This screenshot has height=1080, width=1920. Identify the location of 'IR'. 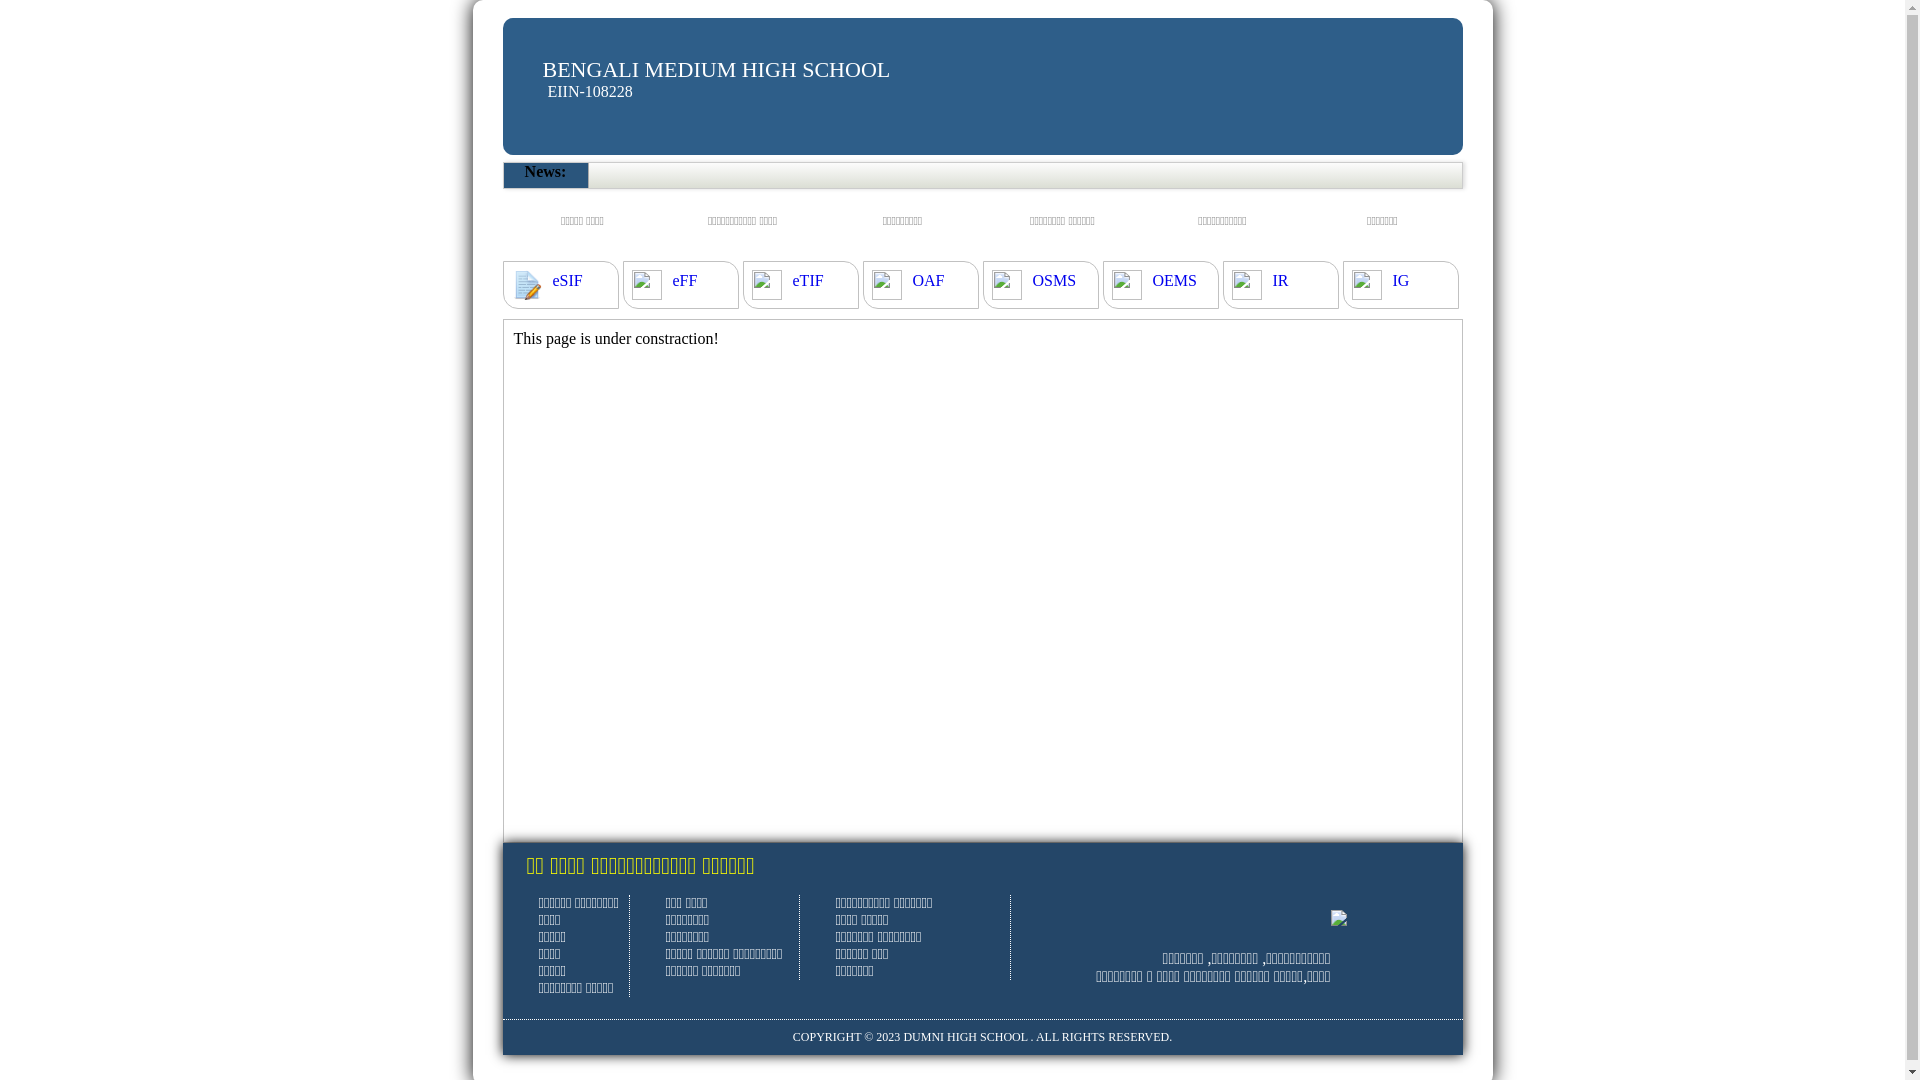
(1280, 281).